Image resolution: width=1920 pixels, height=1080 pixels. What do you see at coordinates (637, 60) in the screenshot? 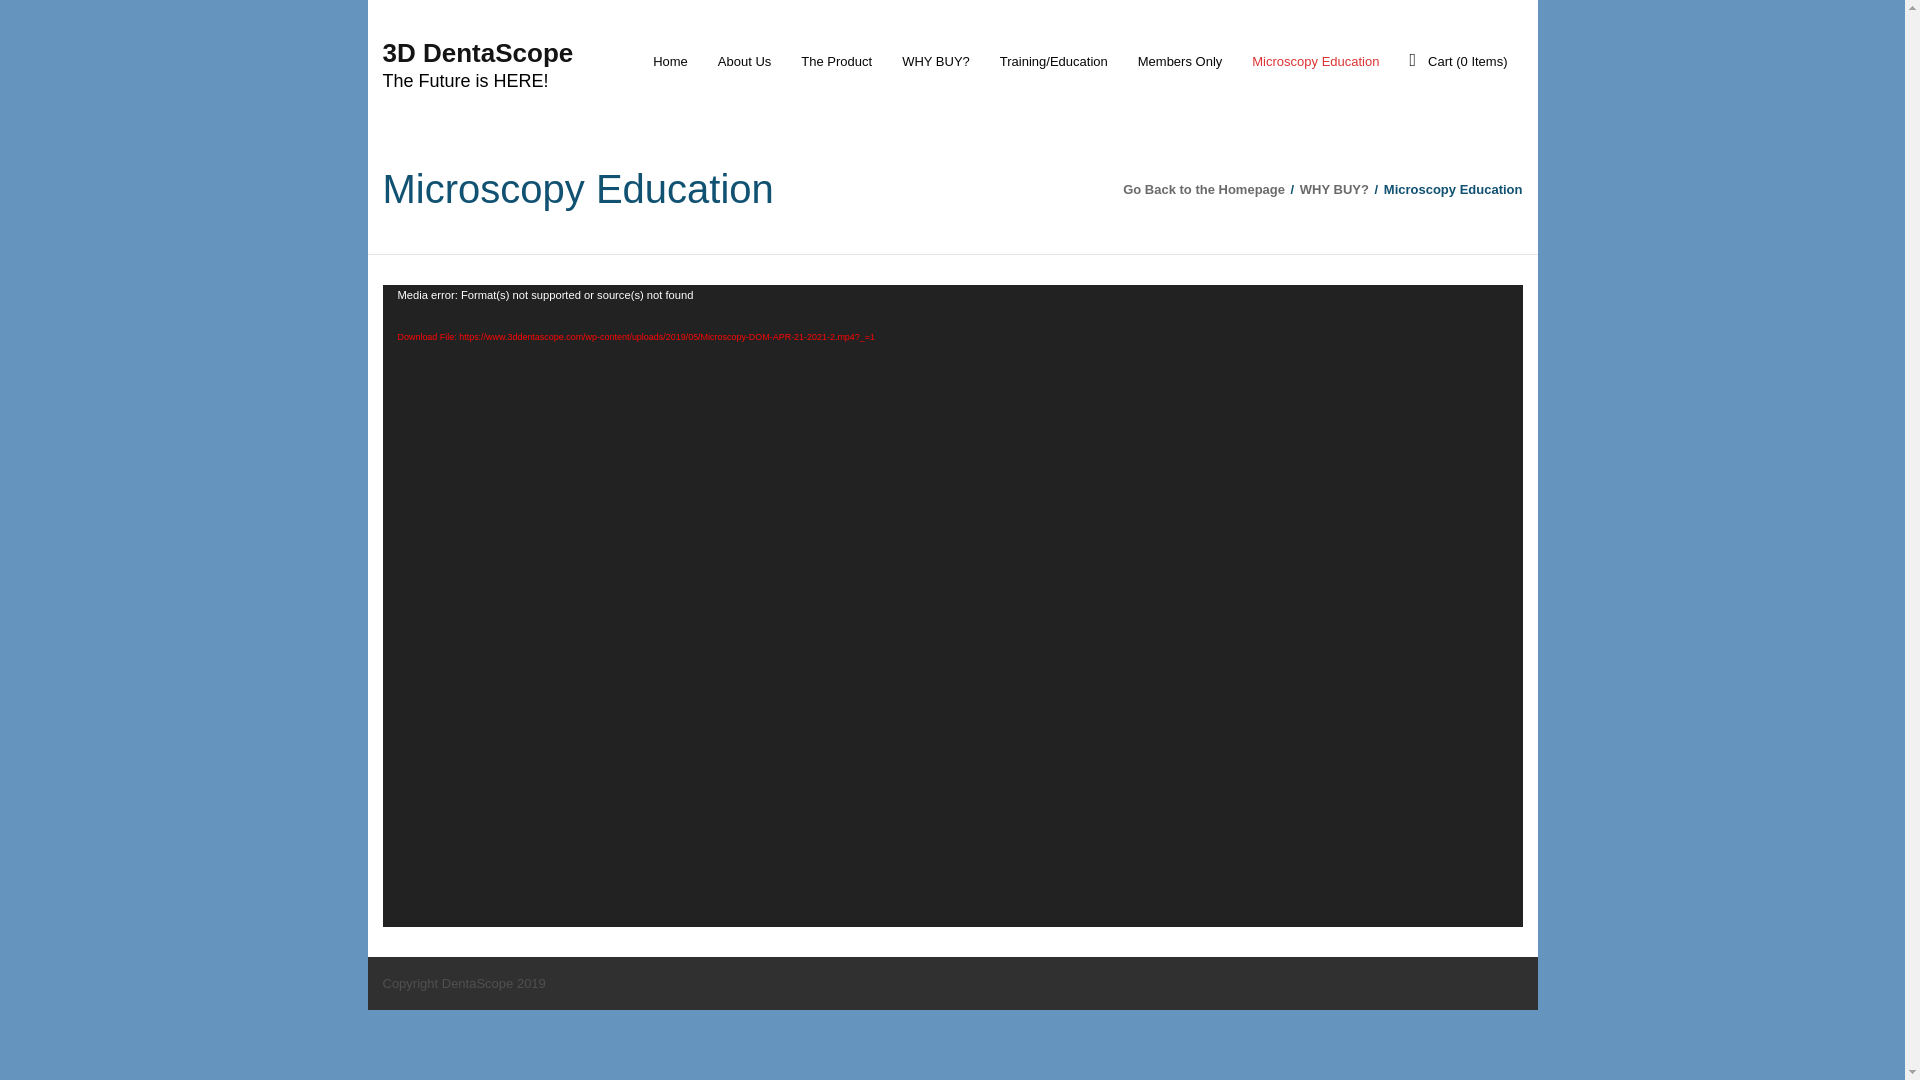
I see `'Home'` at bounding box center [637, 60].